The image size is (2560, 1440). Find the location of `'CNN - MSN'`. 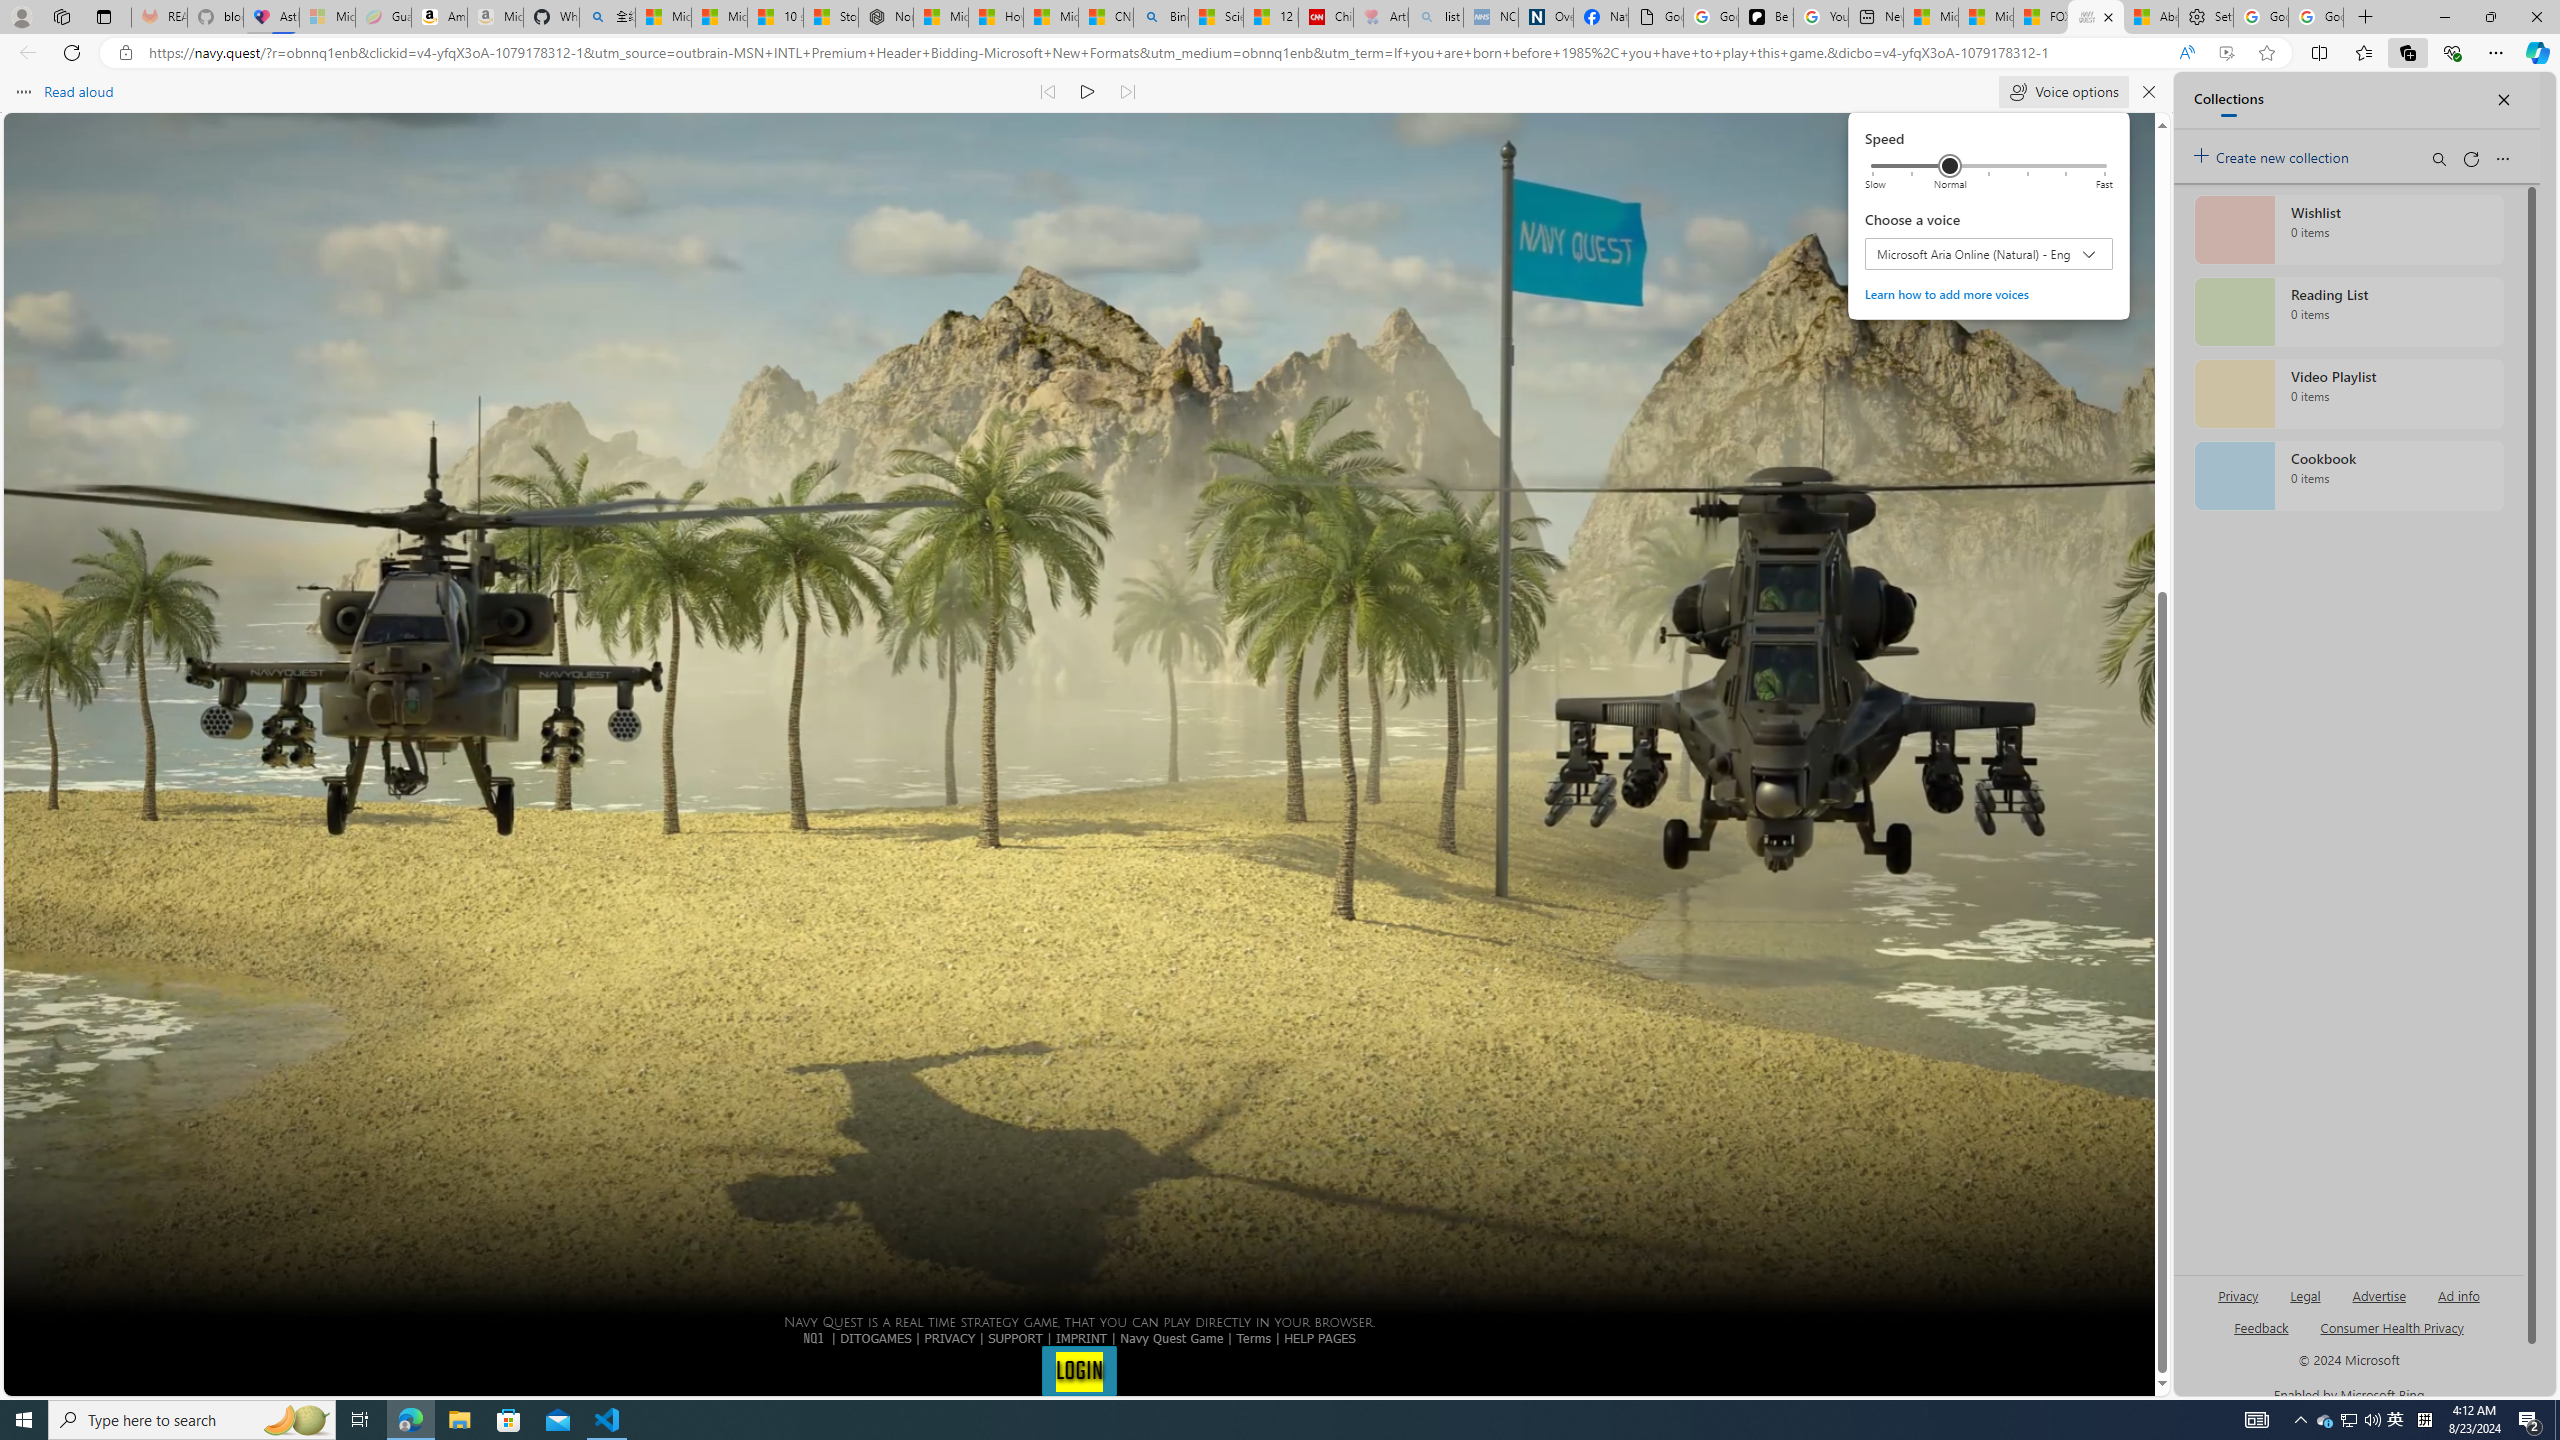

'CNN - MSN' is located at coordinates (1104, 16).